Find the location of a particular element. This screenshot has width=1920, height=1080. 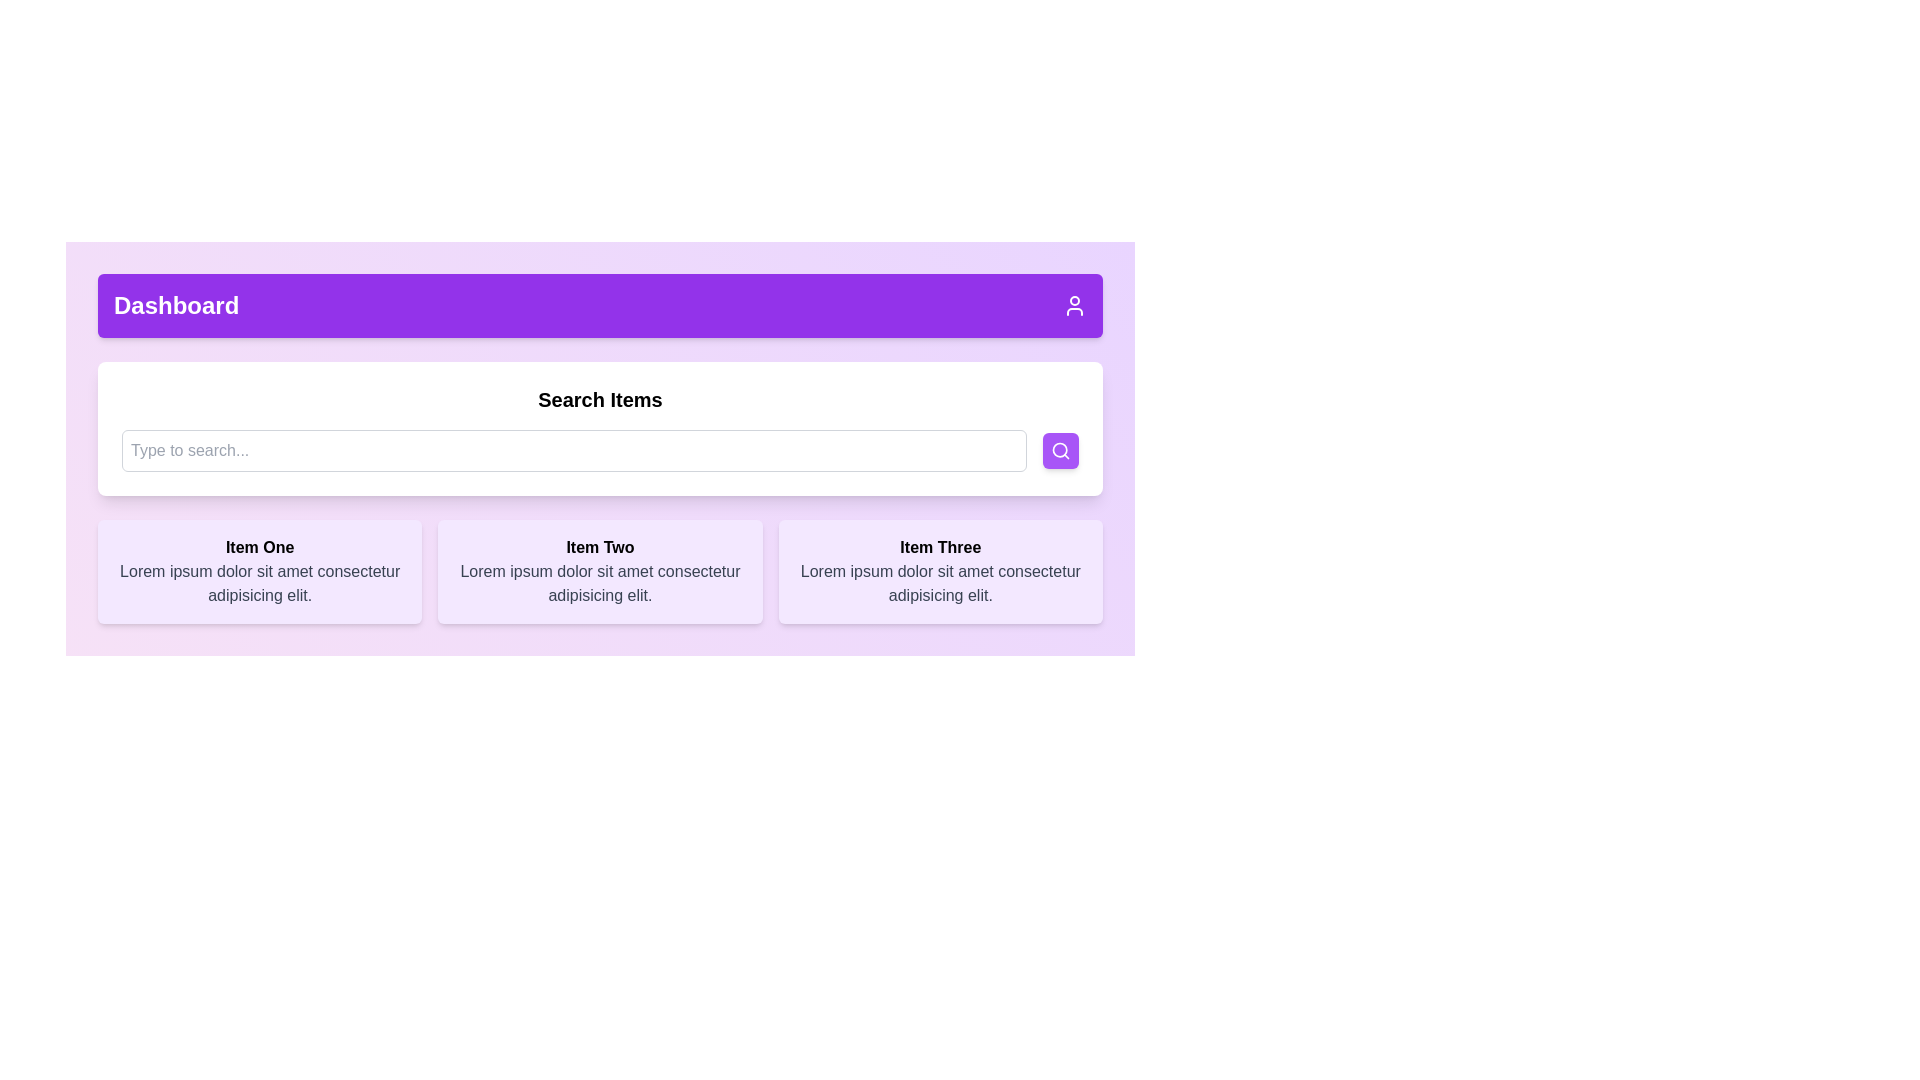

the bold header text labeled 'Item One' which is located at the top of a content card with a purple background is located at coordinates (259, 547).